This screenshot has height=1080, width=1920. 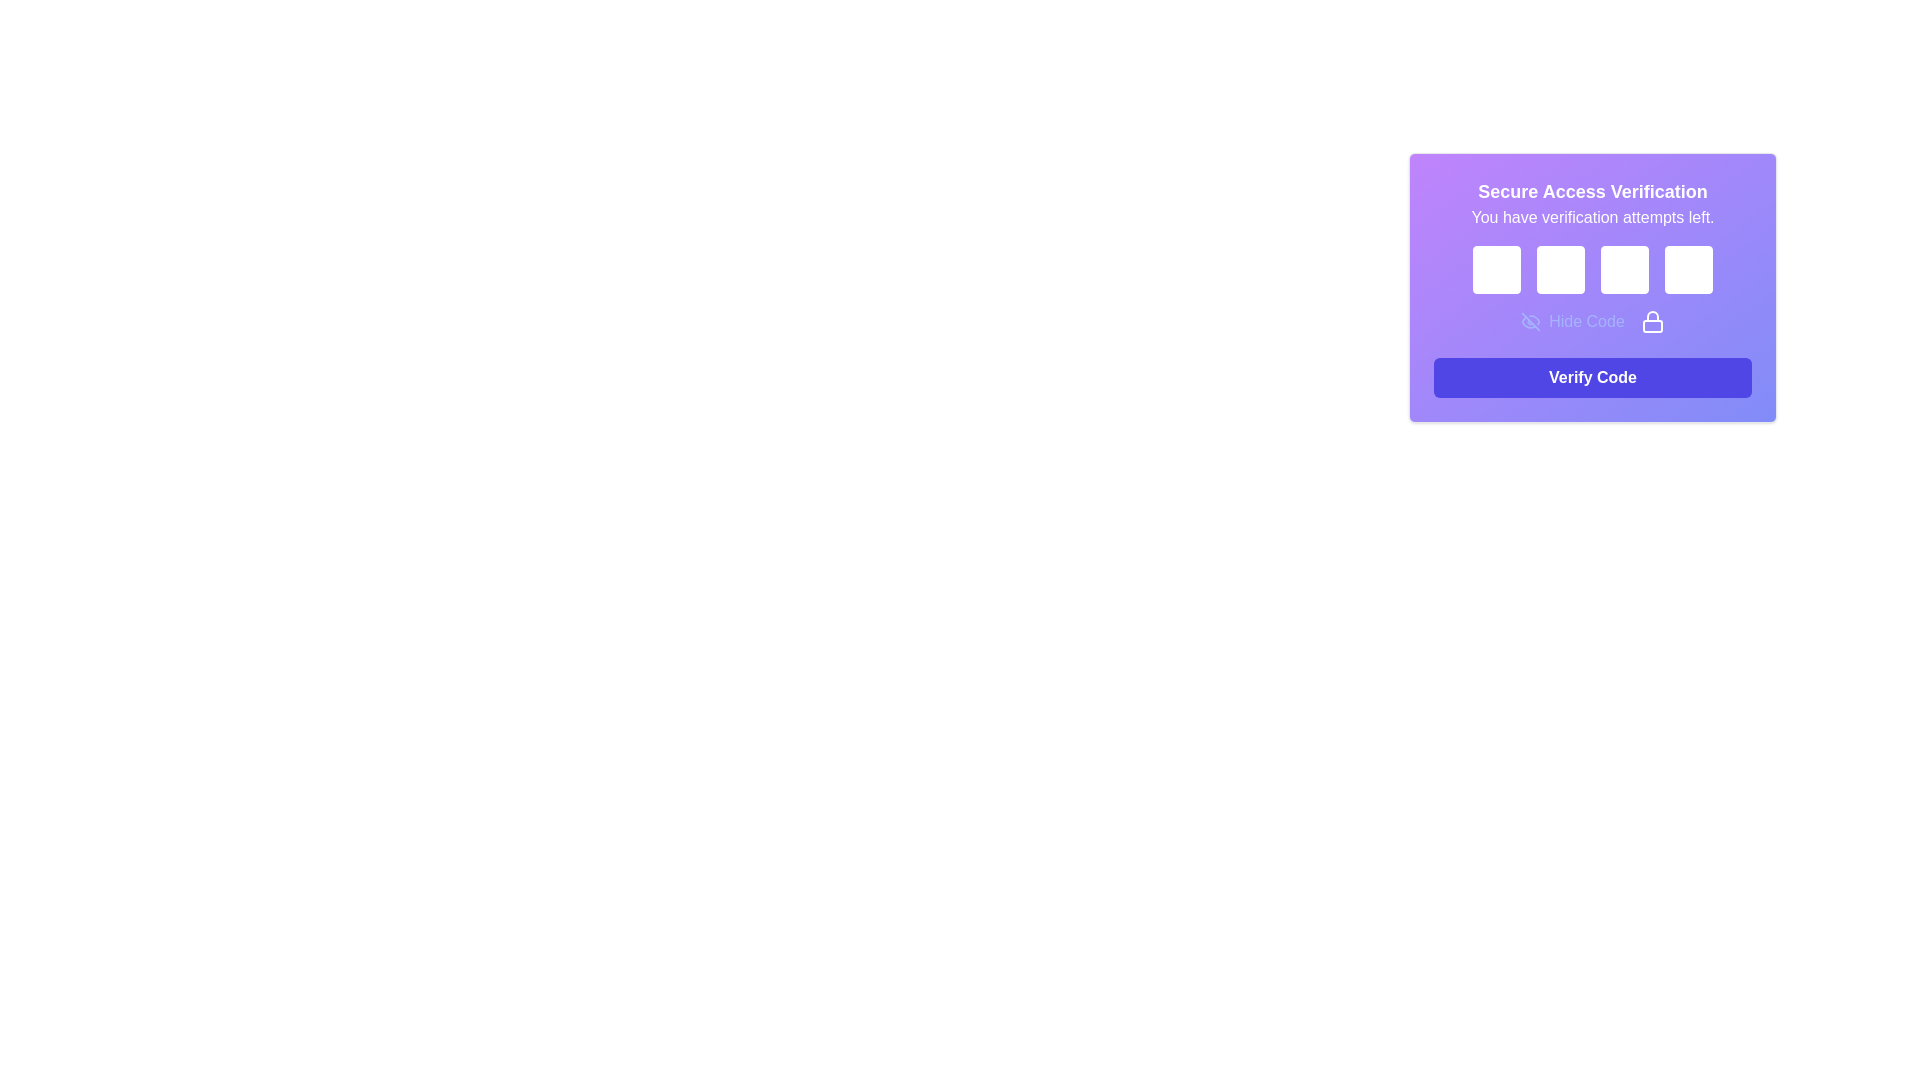 I want to click on the text label that states 'You have verification attempts left.' which is displayed in a light, white-colored font on a gradient purple-blue background, so click(x=1592, y=218).